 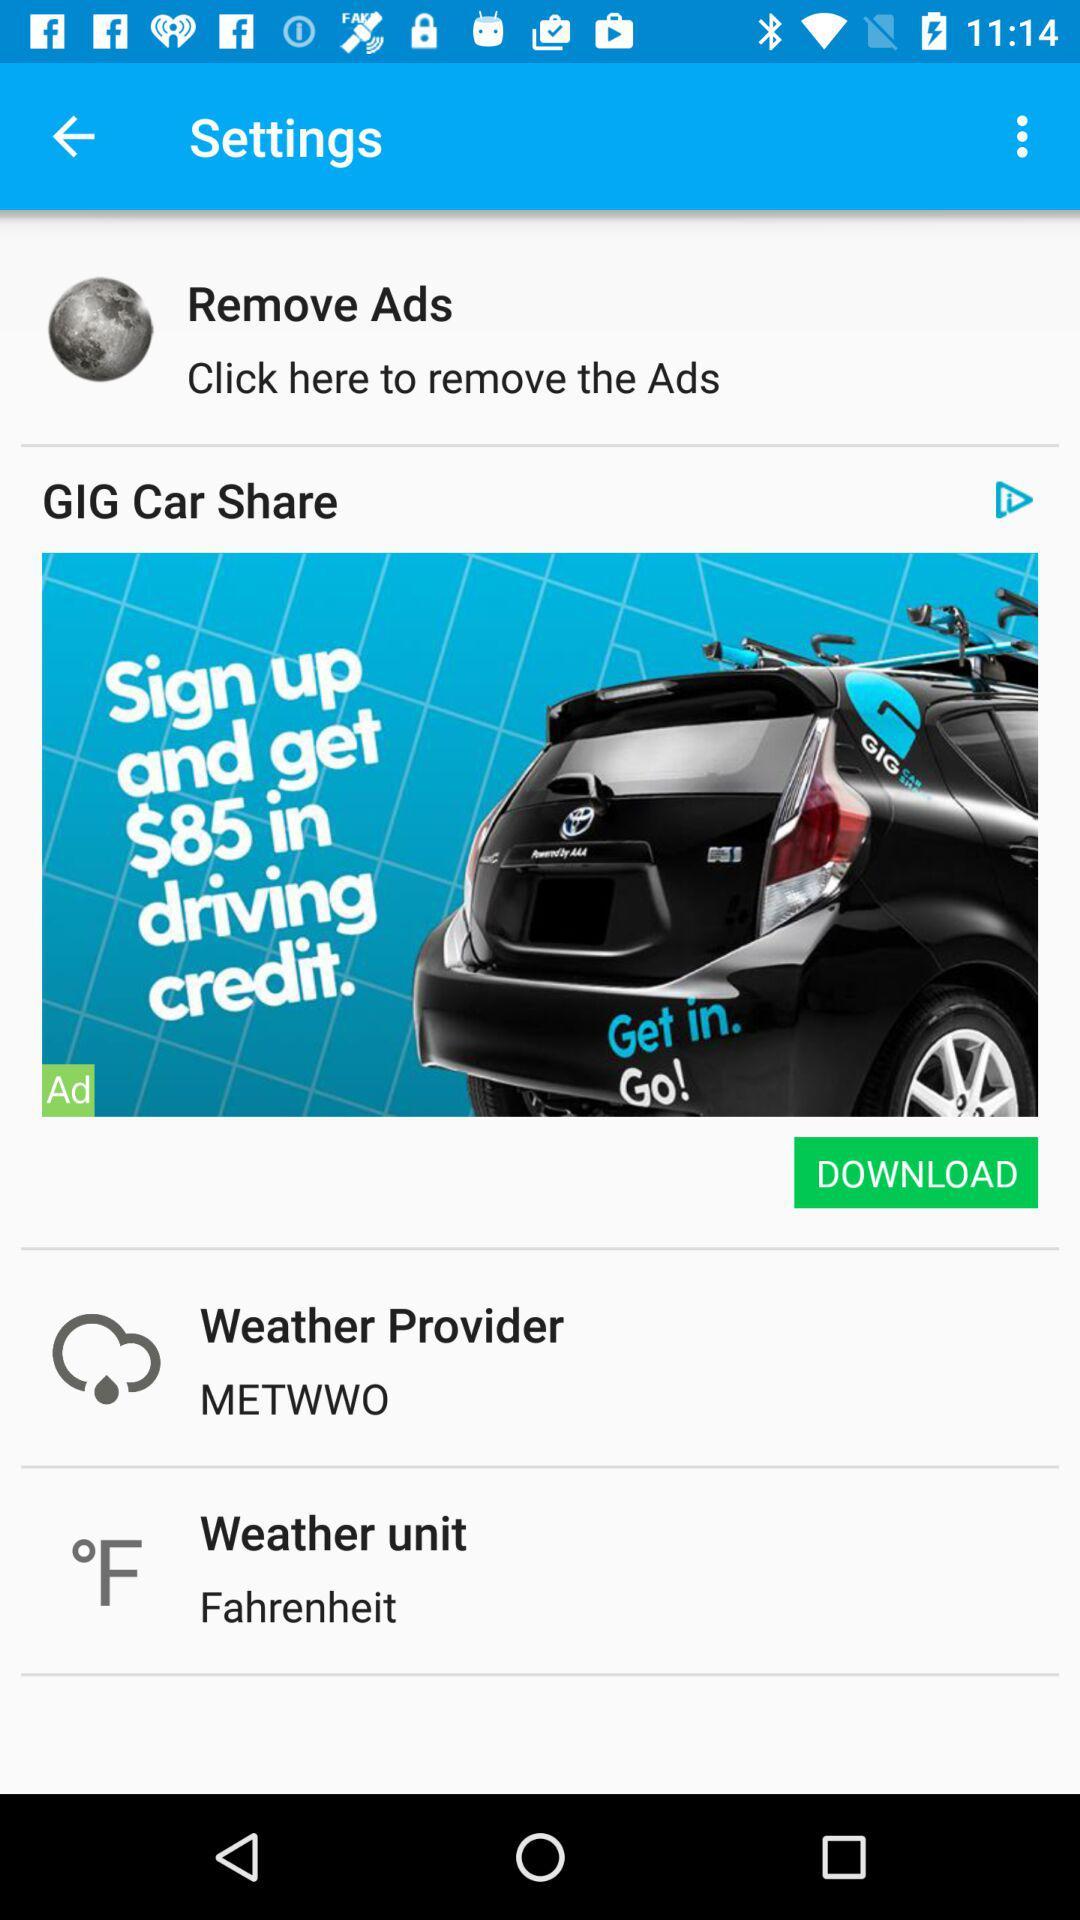 I want to click on the item on the right, so click(x=914, y=1172).